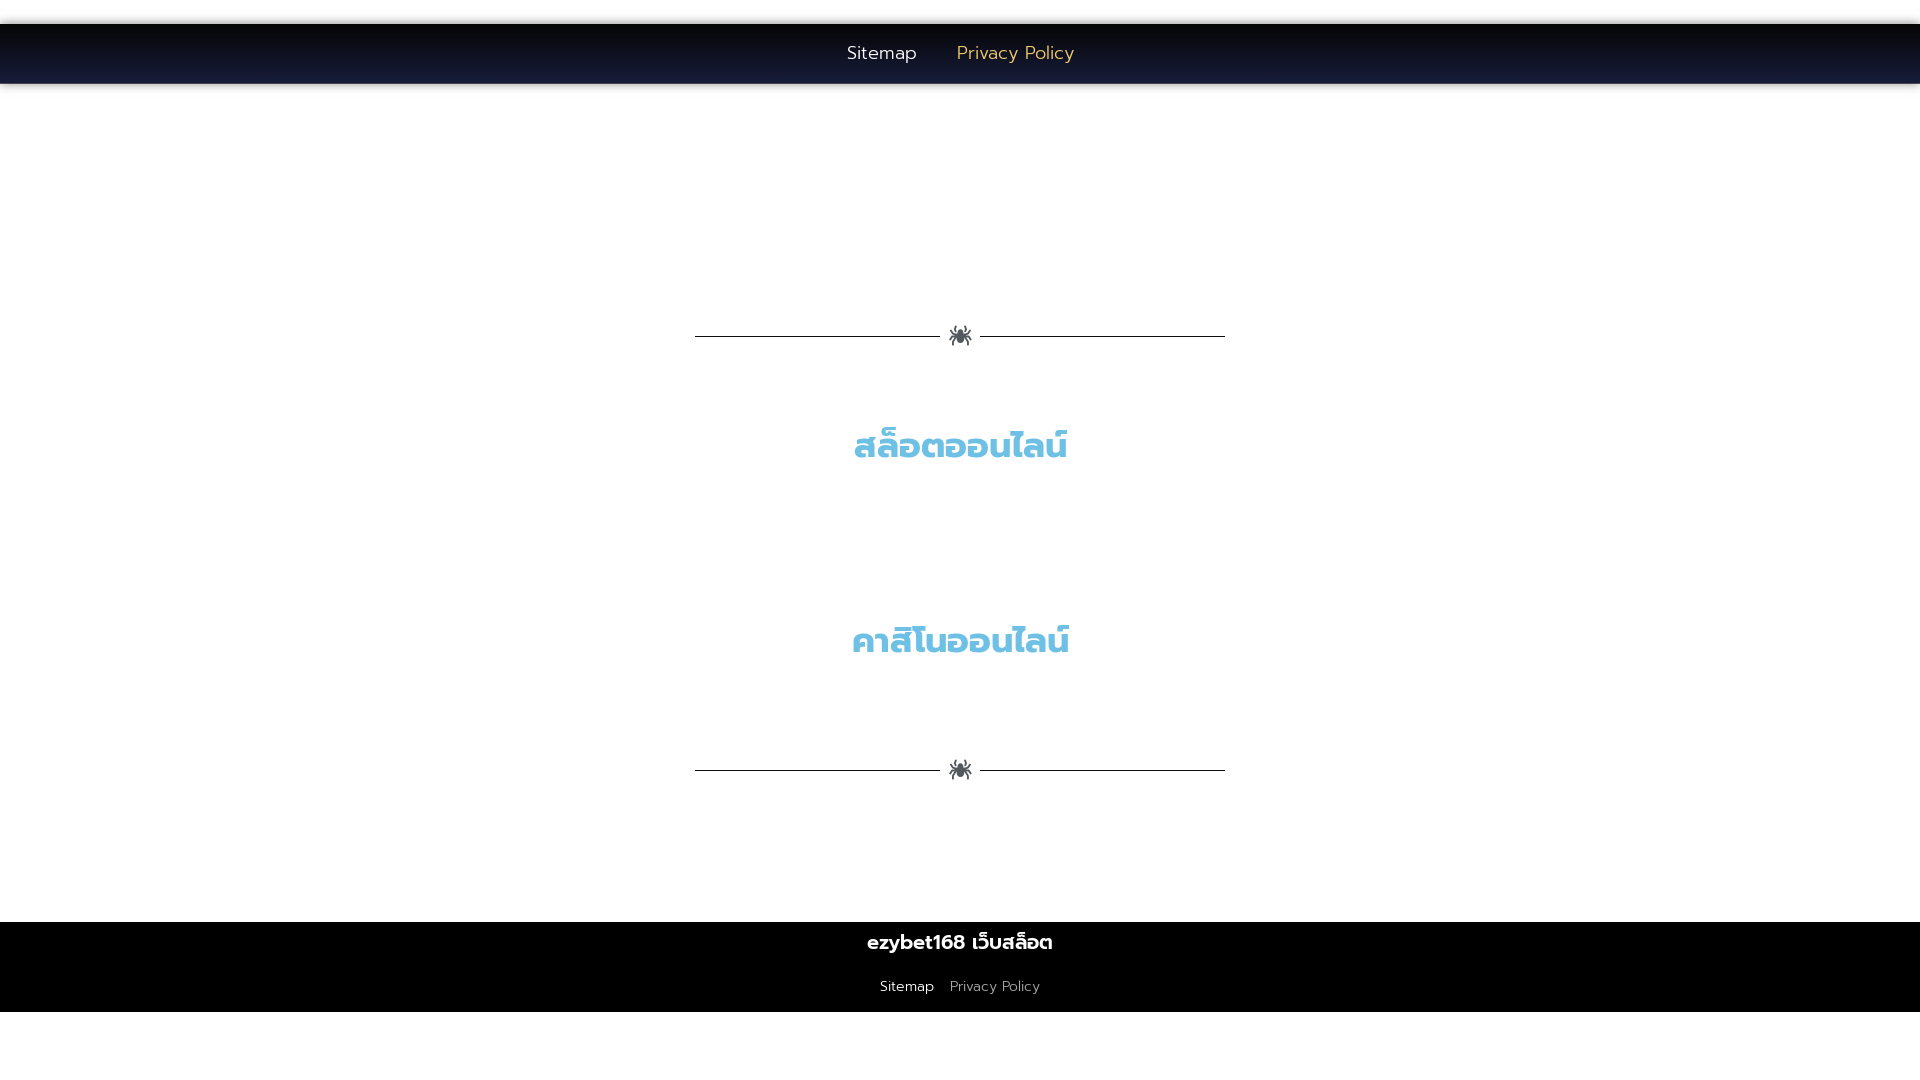 This screenshot has width=1920, height=1080. I want to click on 'Sitemap', so click(880, 52).